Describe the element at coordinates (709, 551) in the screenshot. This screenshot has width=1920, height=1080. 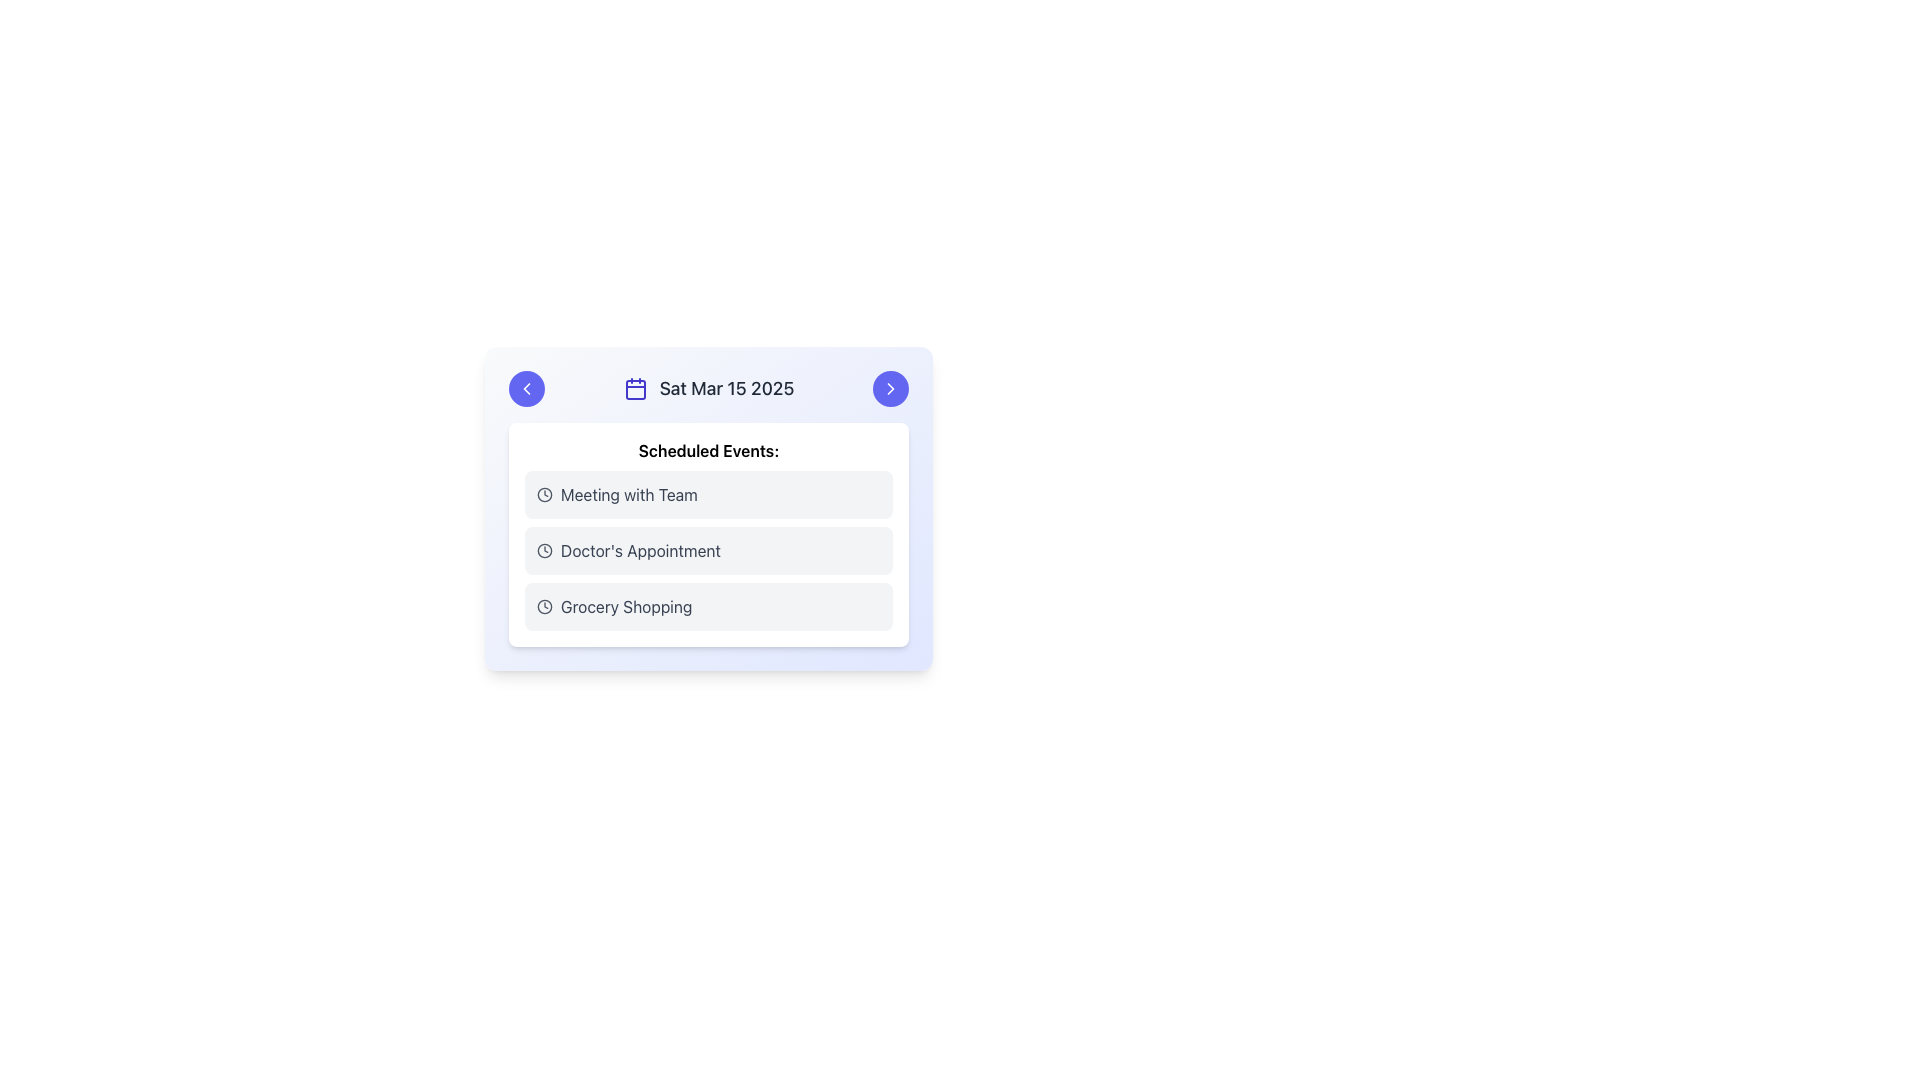
I see `the second list item labeled 'Doctor's Appointment' which contains a clock icon` at that location.